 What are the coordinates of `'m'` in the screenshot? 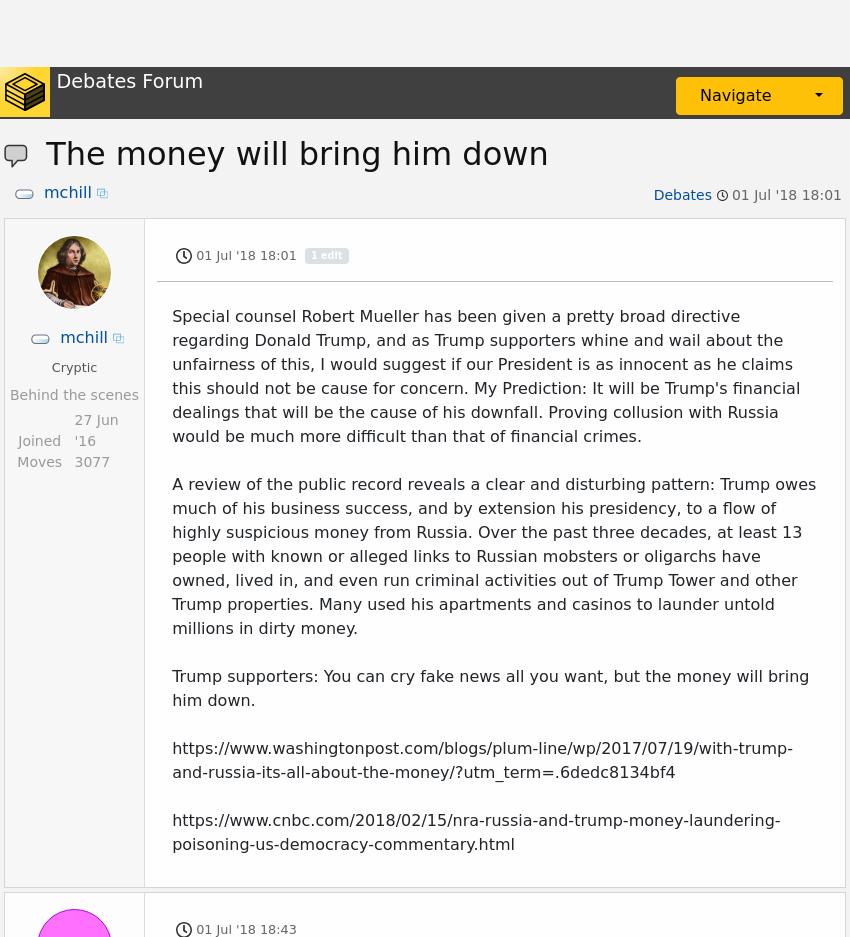 It's located at (74, 768).